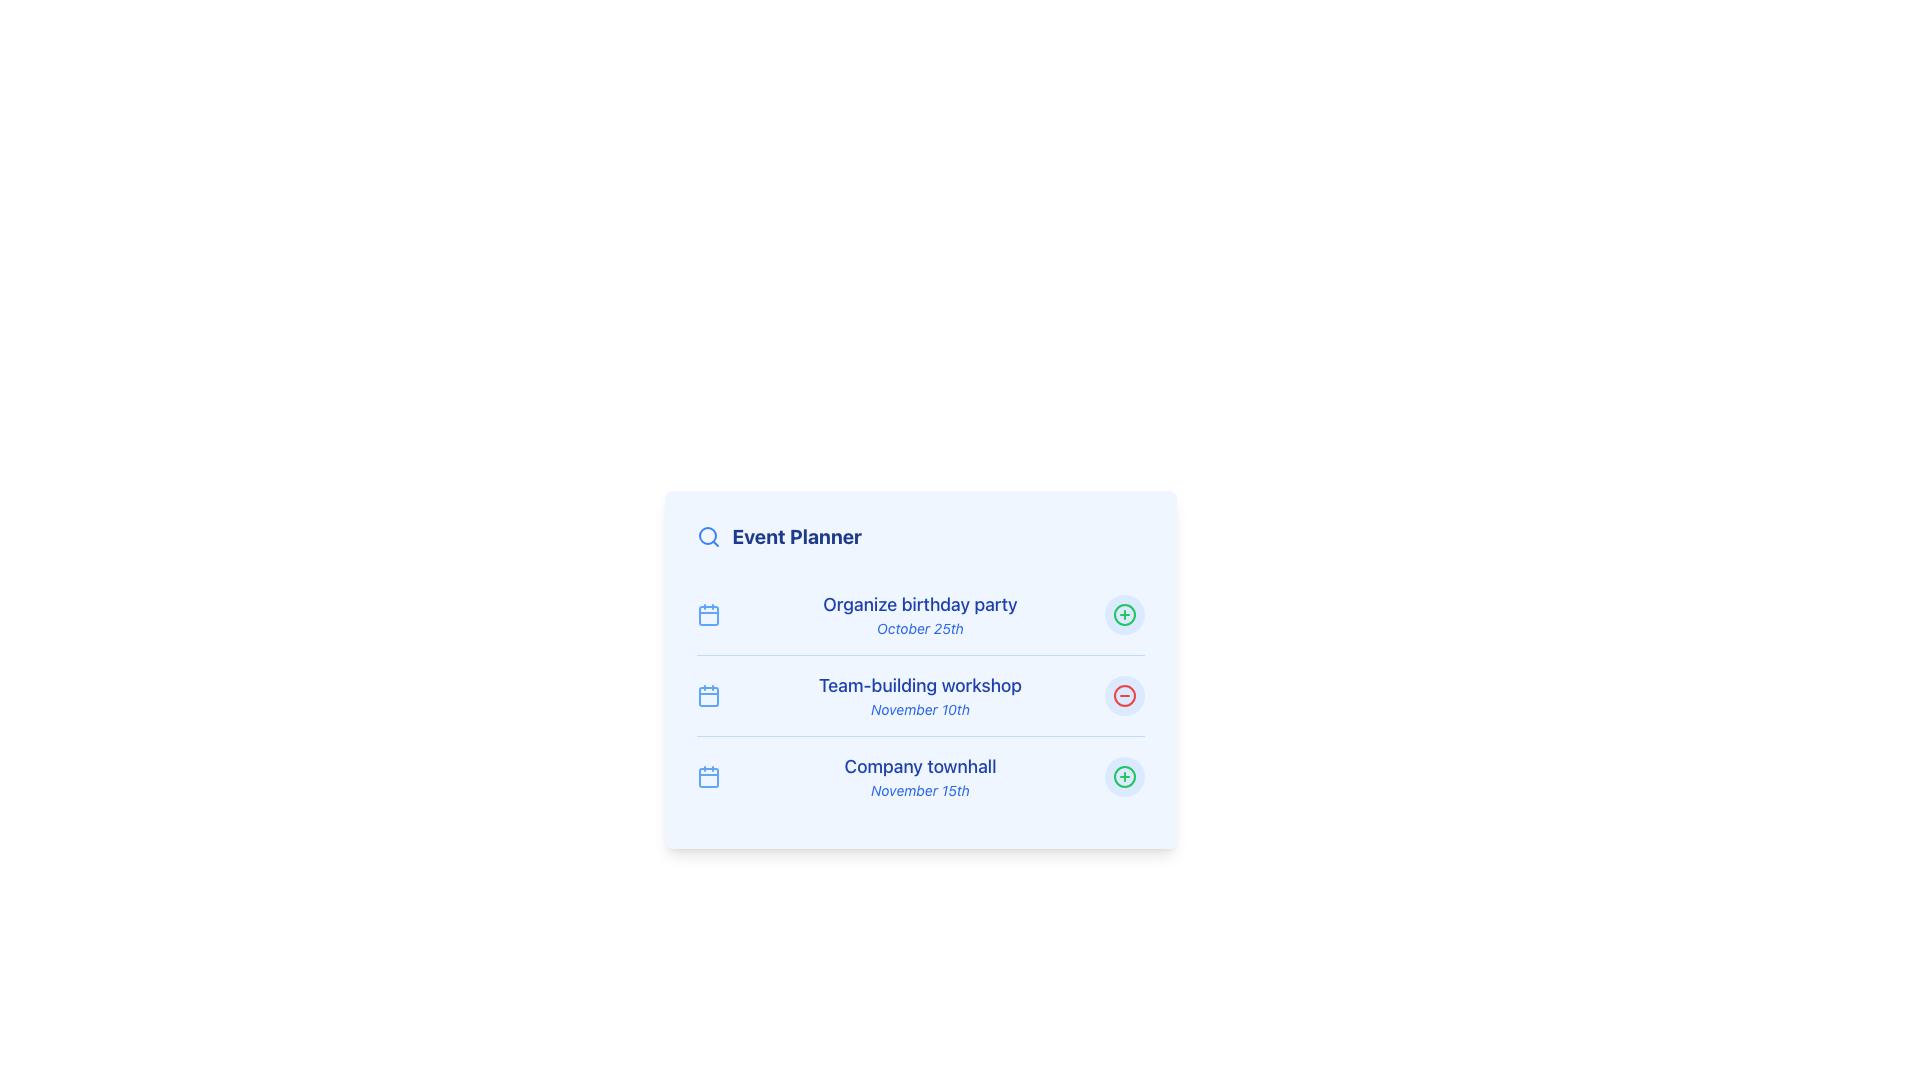  What do you see at coordinates (919, 694) in the screenshot?
I see `the text display element that shows the title 'Team-building workshop' and its date 'November 10th'` at bounding box center [919, 694].